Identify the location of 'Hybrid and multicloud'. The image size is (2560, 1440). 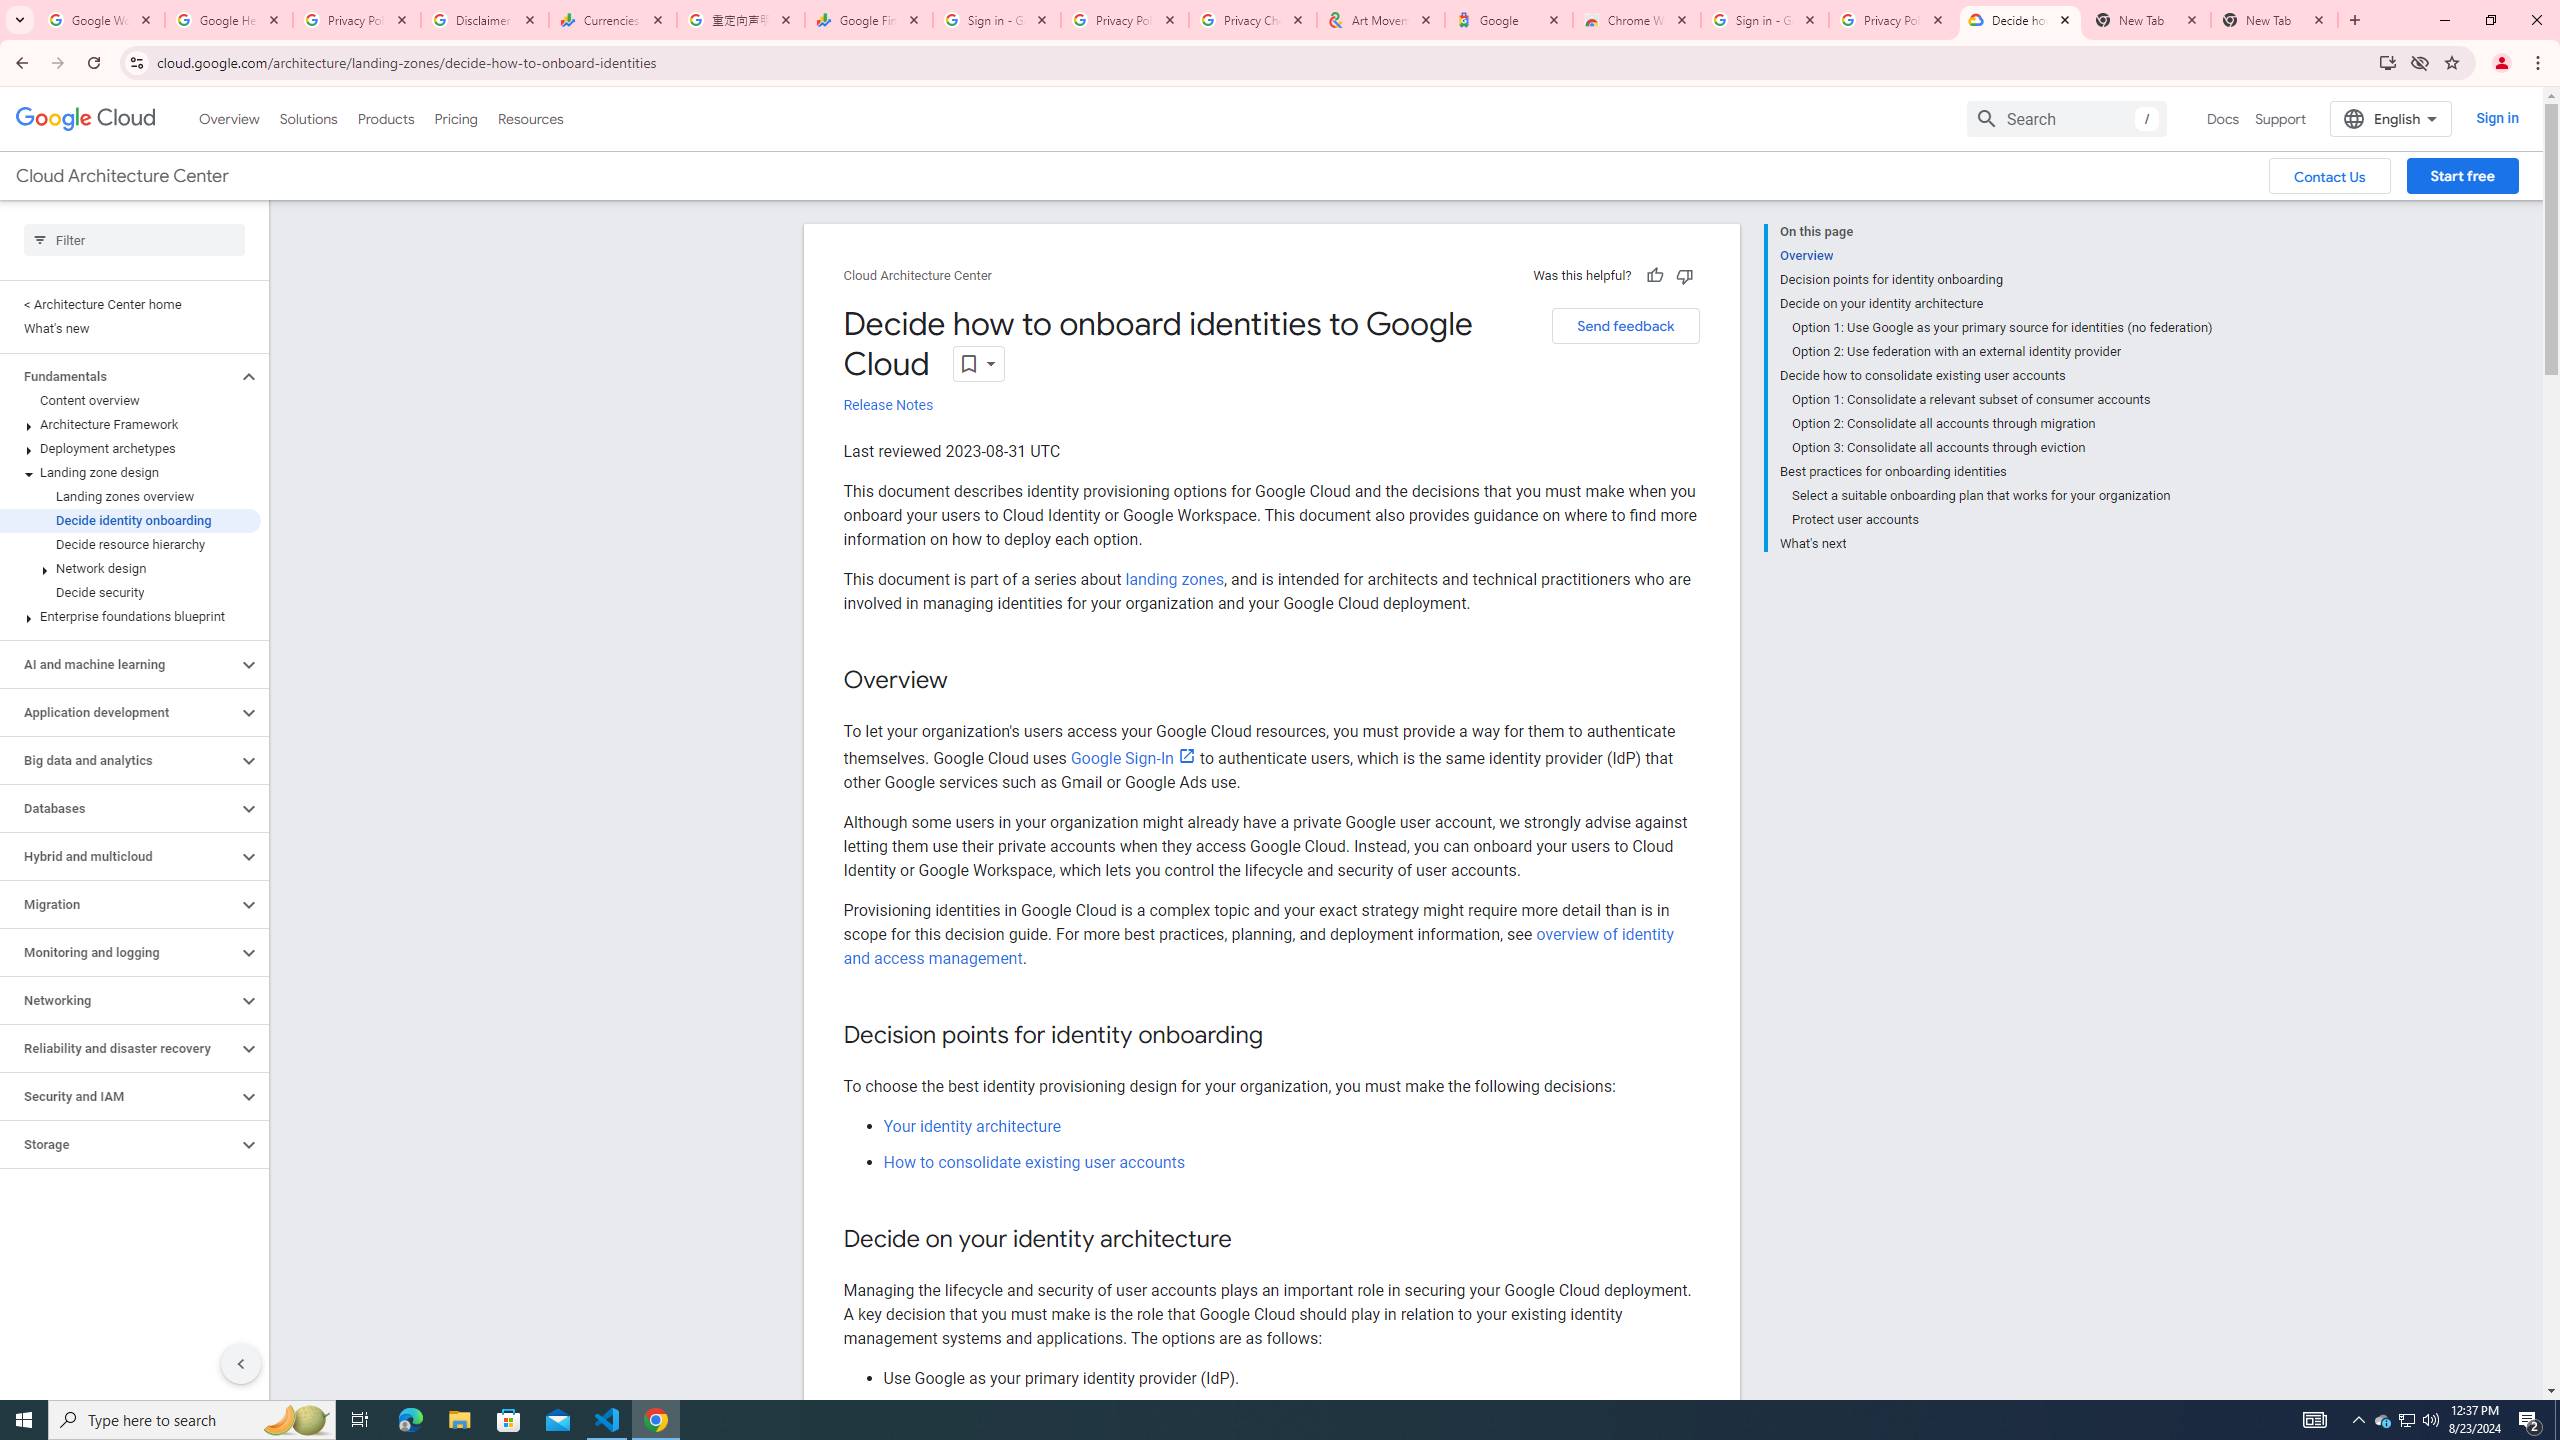
(118, 855).